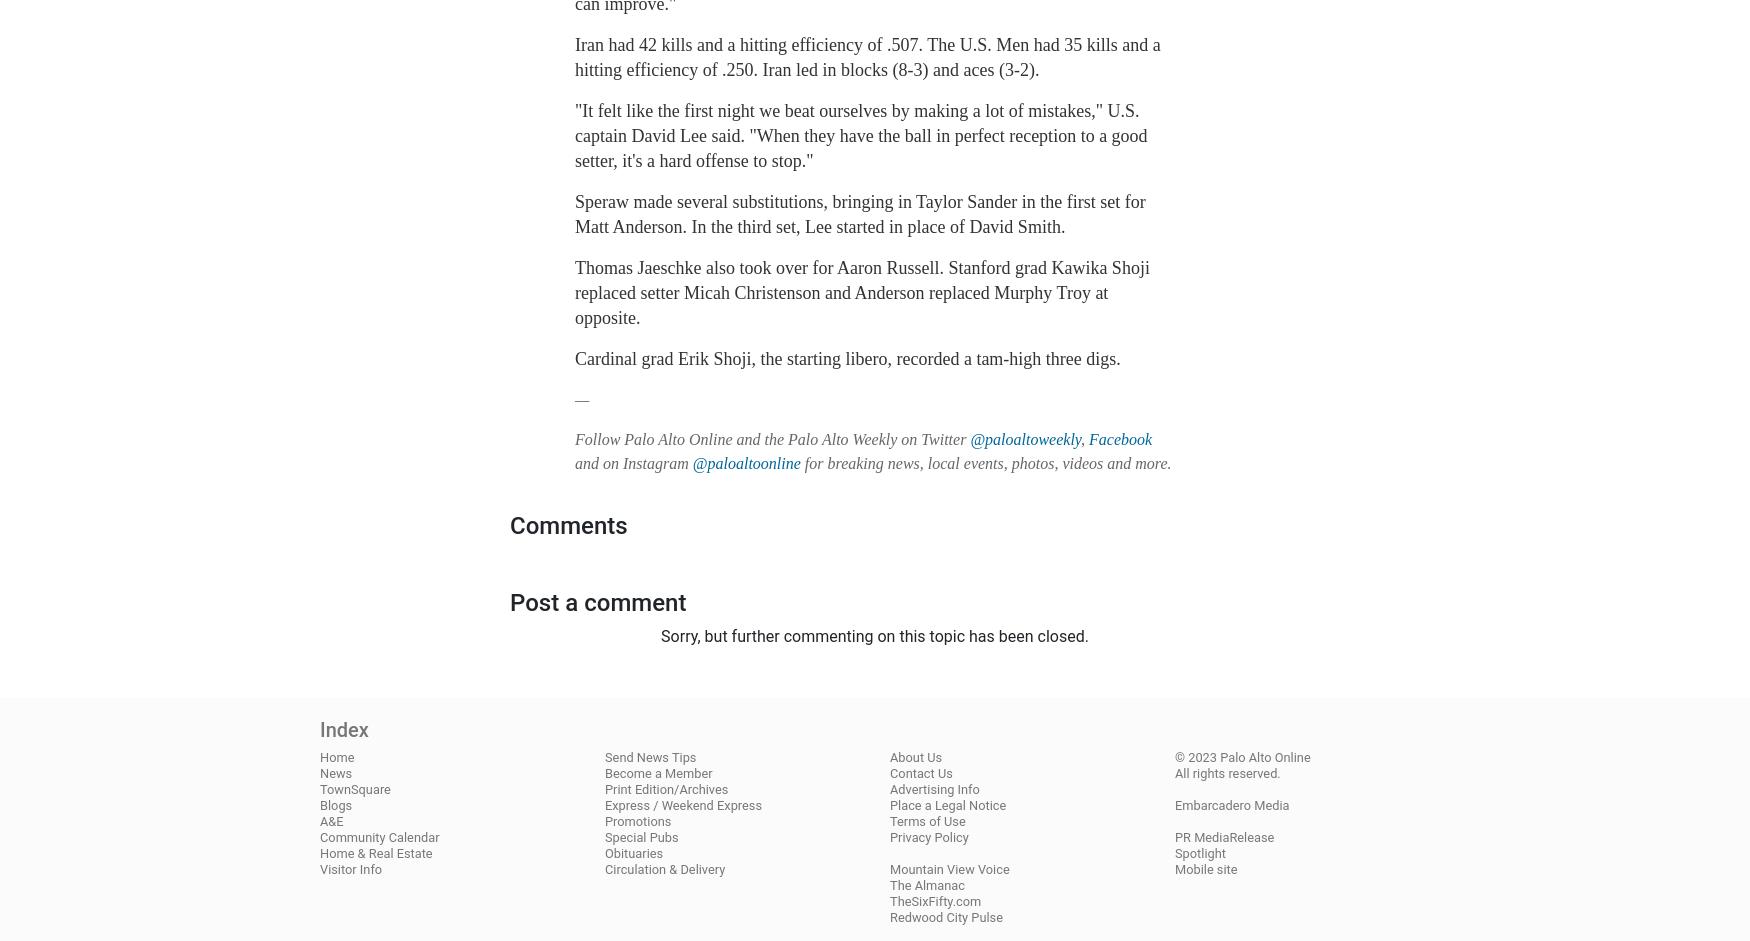  I want to click on 'The Almanac', so click(926, 884).